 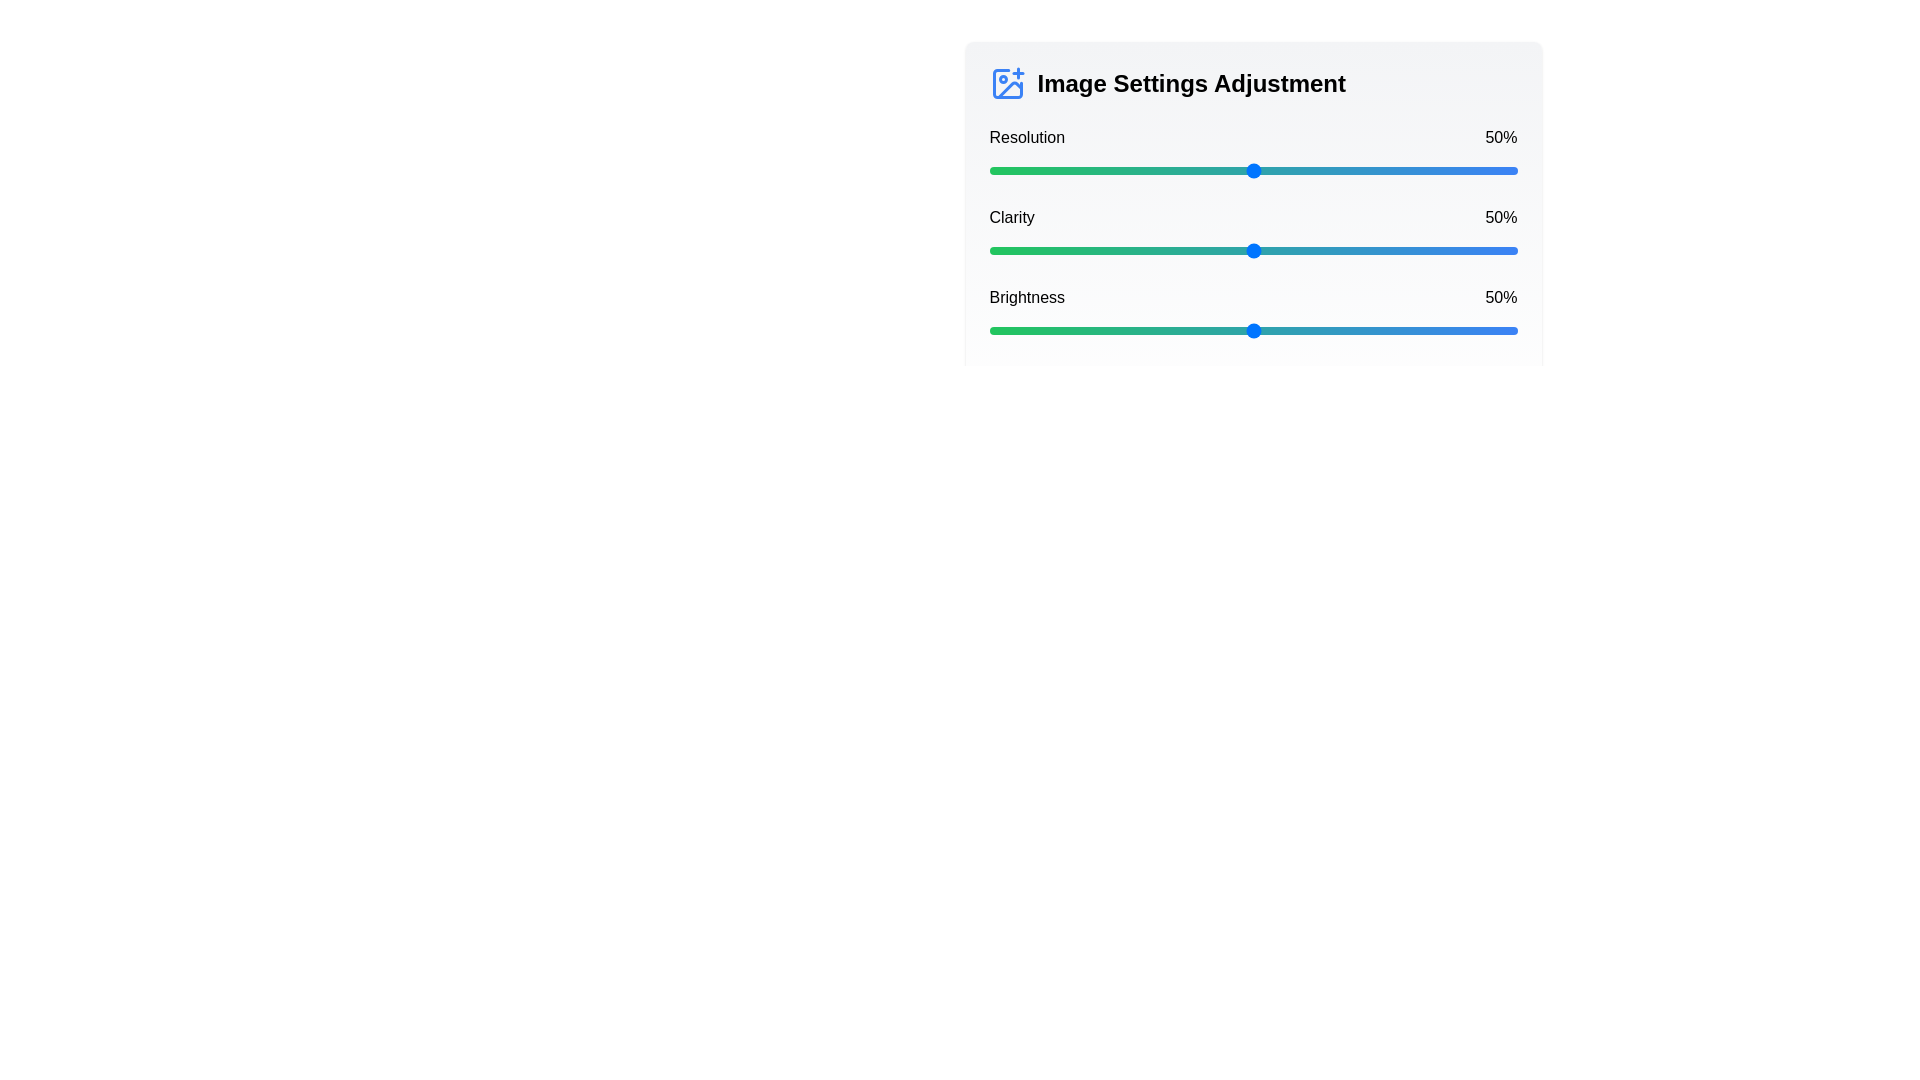 I want to click on the resolution slider to 30%, so click(x=1147, y=169).